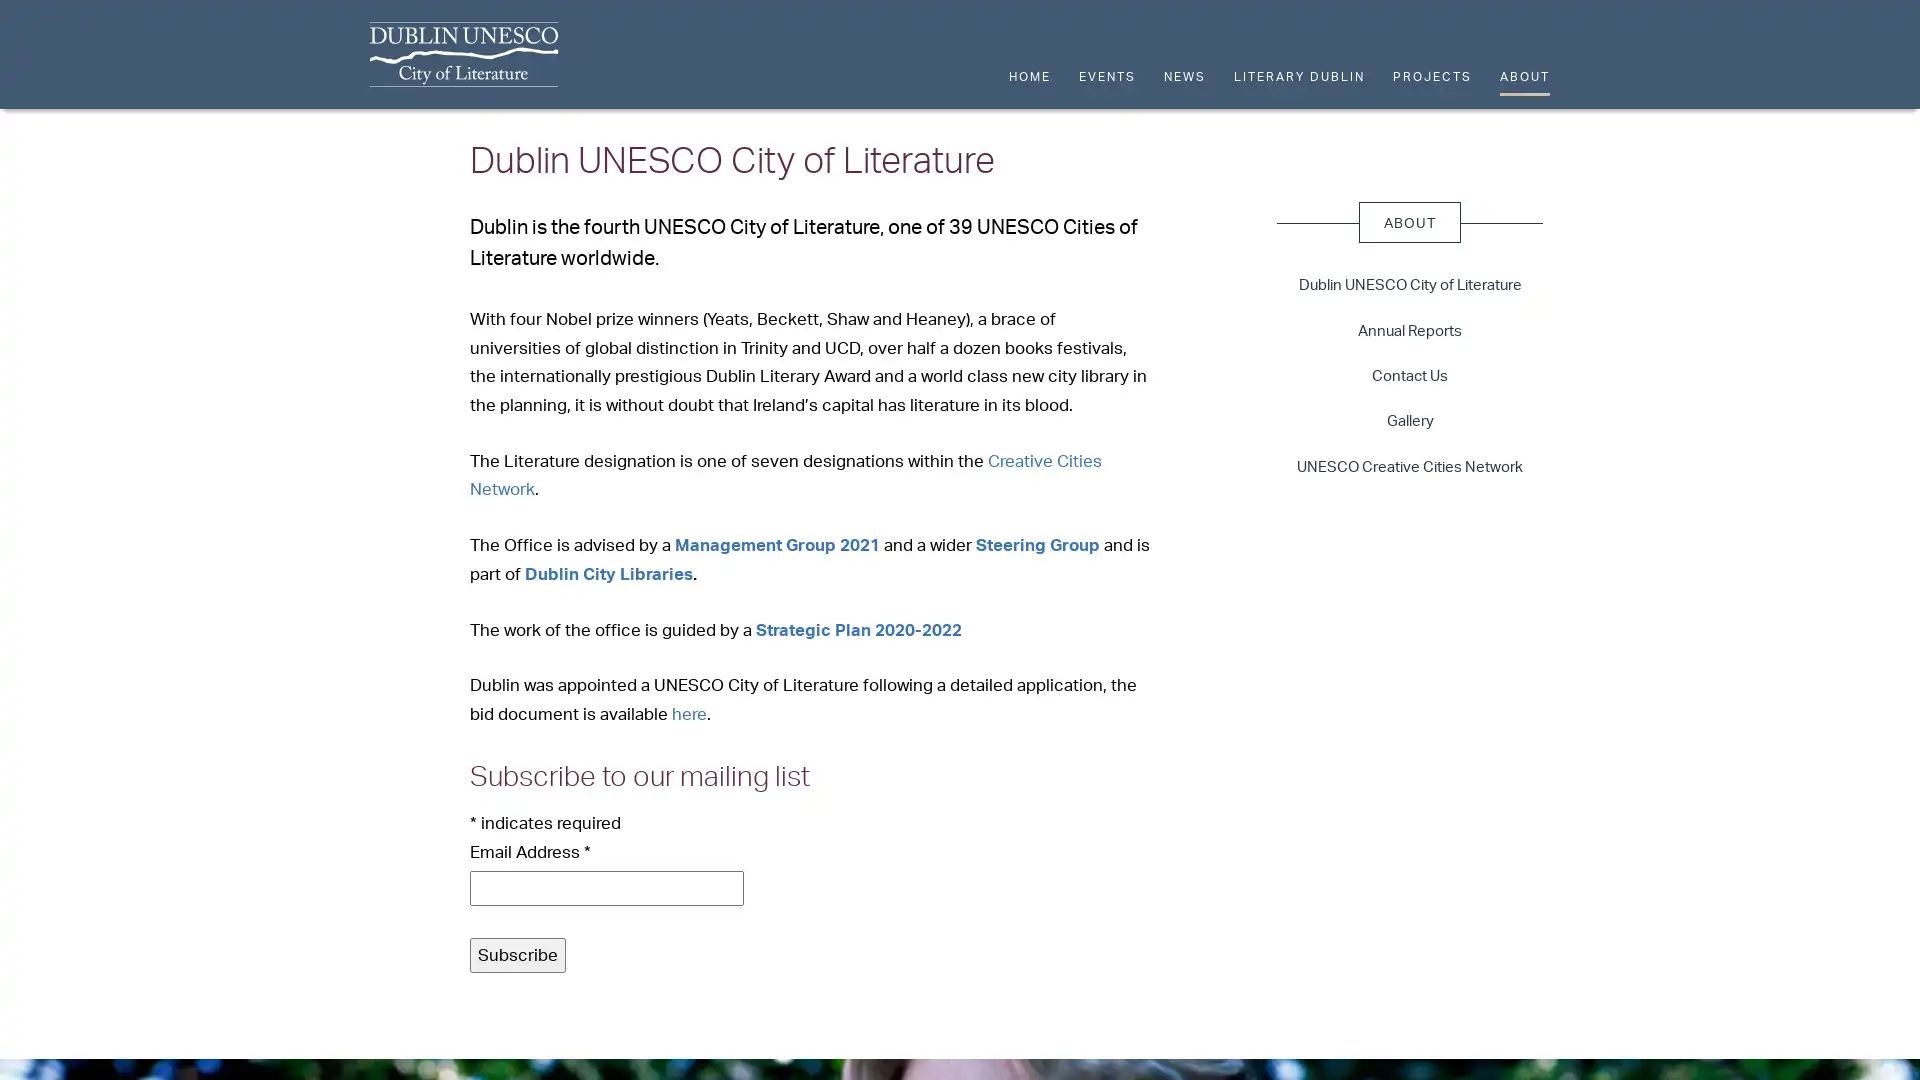  I want to click on Subscribe, so click(518, 954).